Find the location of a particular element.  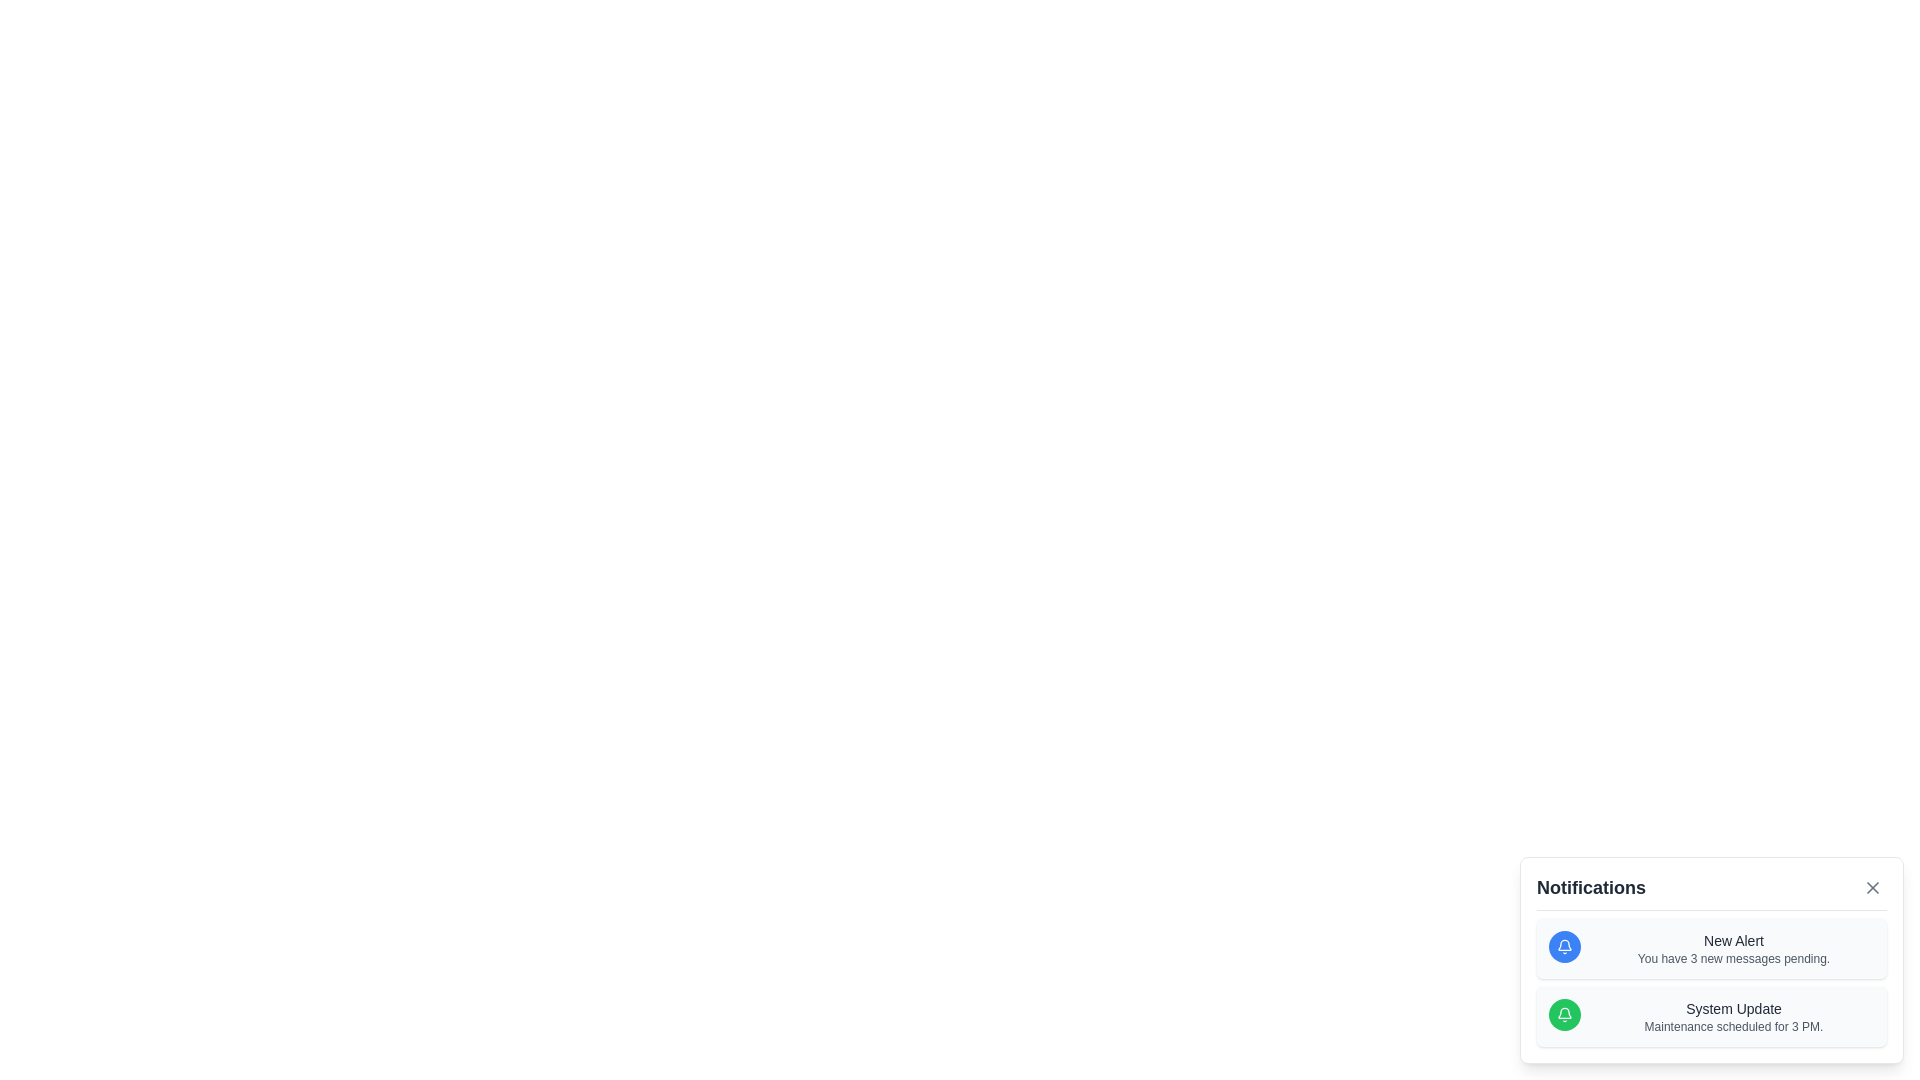

the second notification block that informs the user about a system update scheduled for 3 PM, located below the 'New Alert' notification is located at coordinates (1711, 1017).